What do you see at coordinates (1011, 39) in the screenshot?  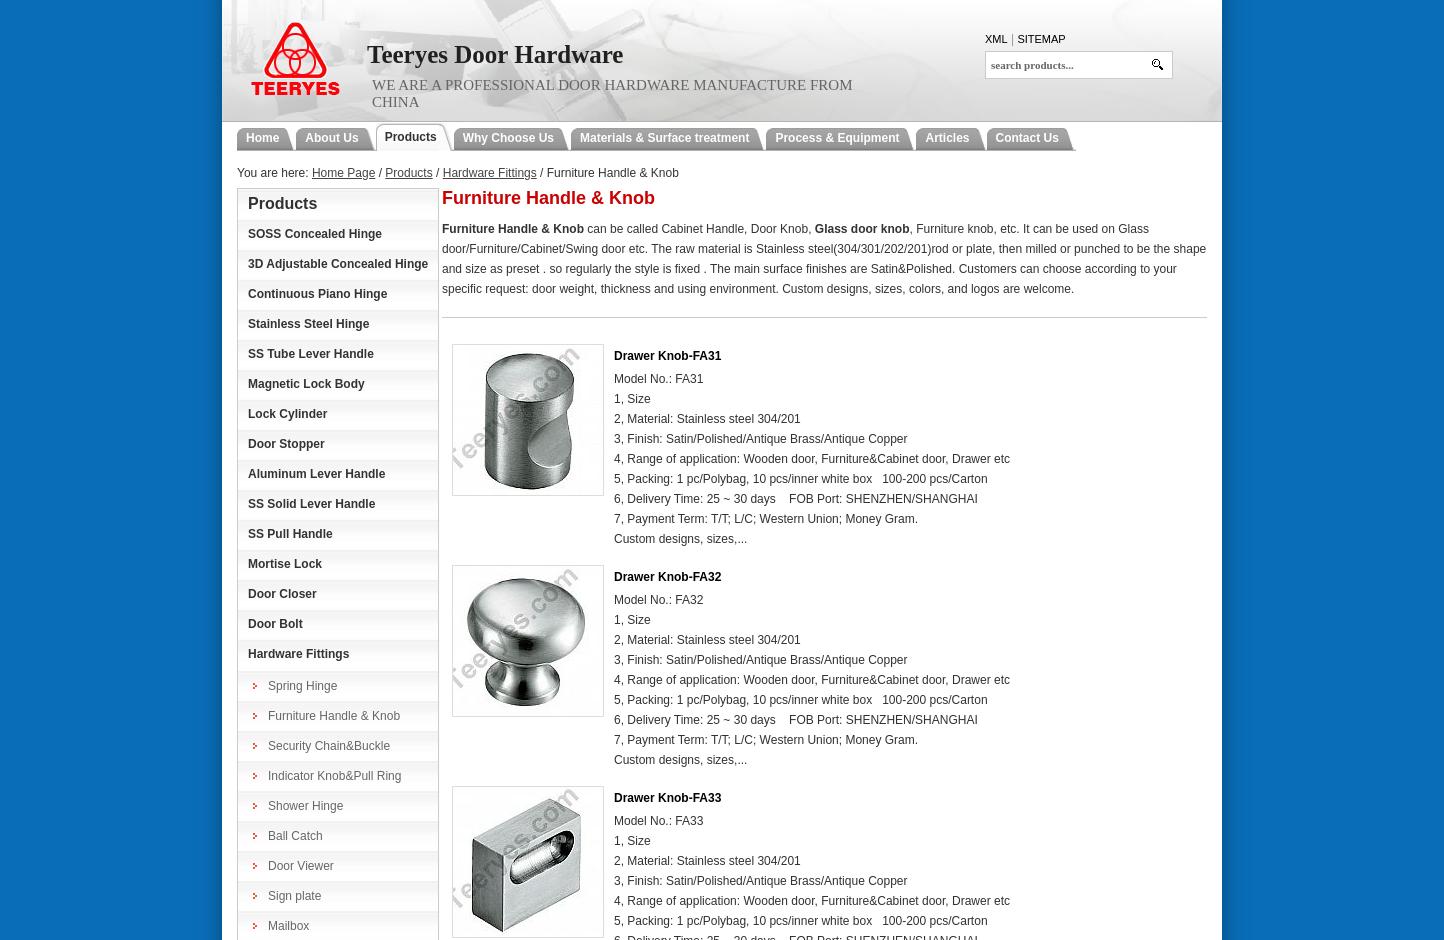 I see `'|'` at bounding box center [1011, 39].